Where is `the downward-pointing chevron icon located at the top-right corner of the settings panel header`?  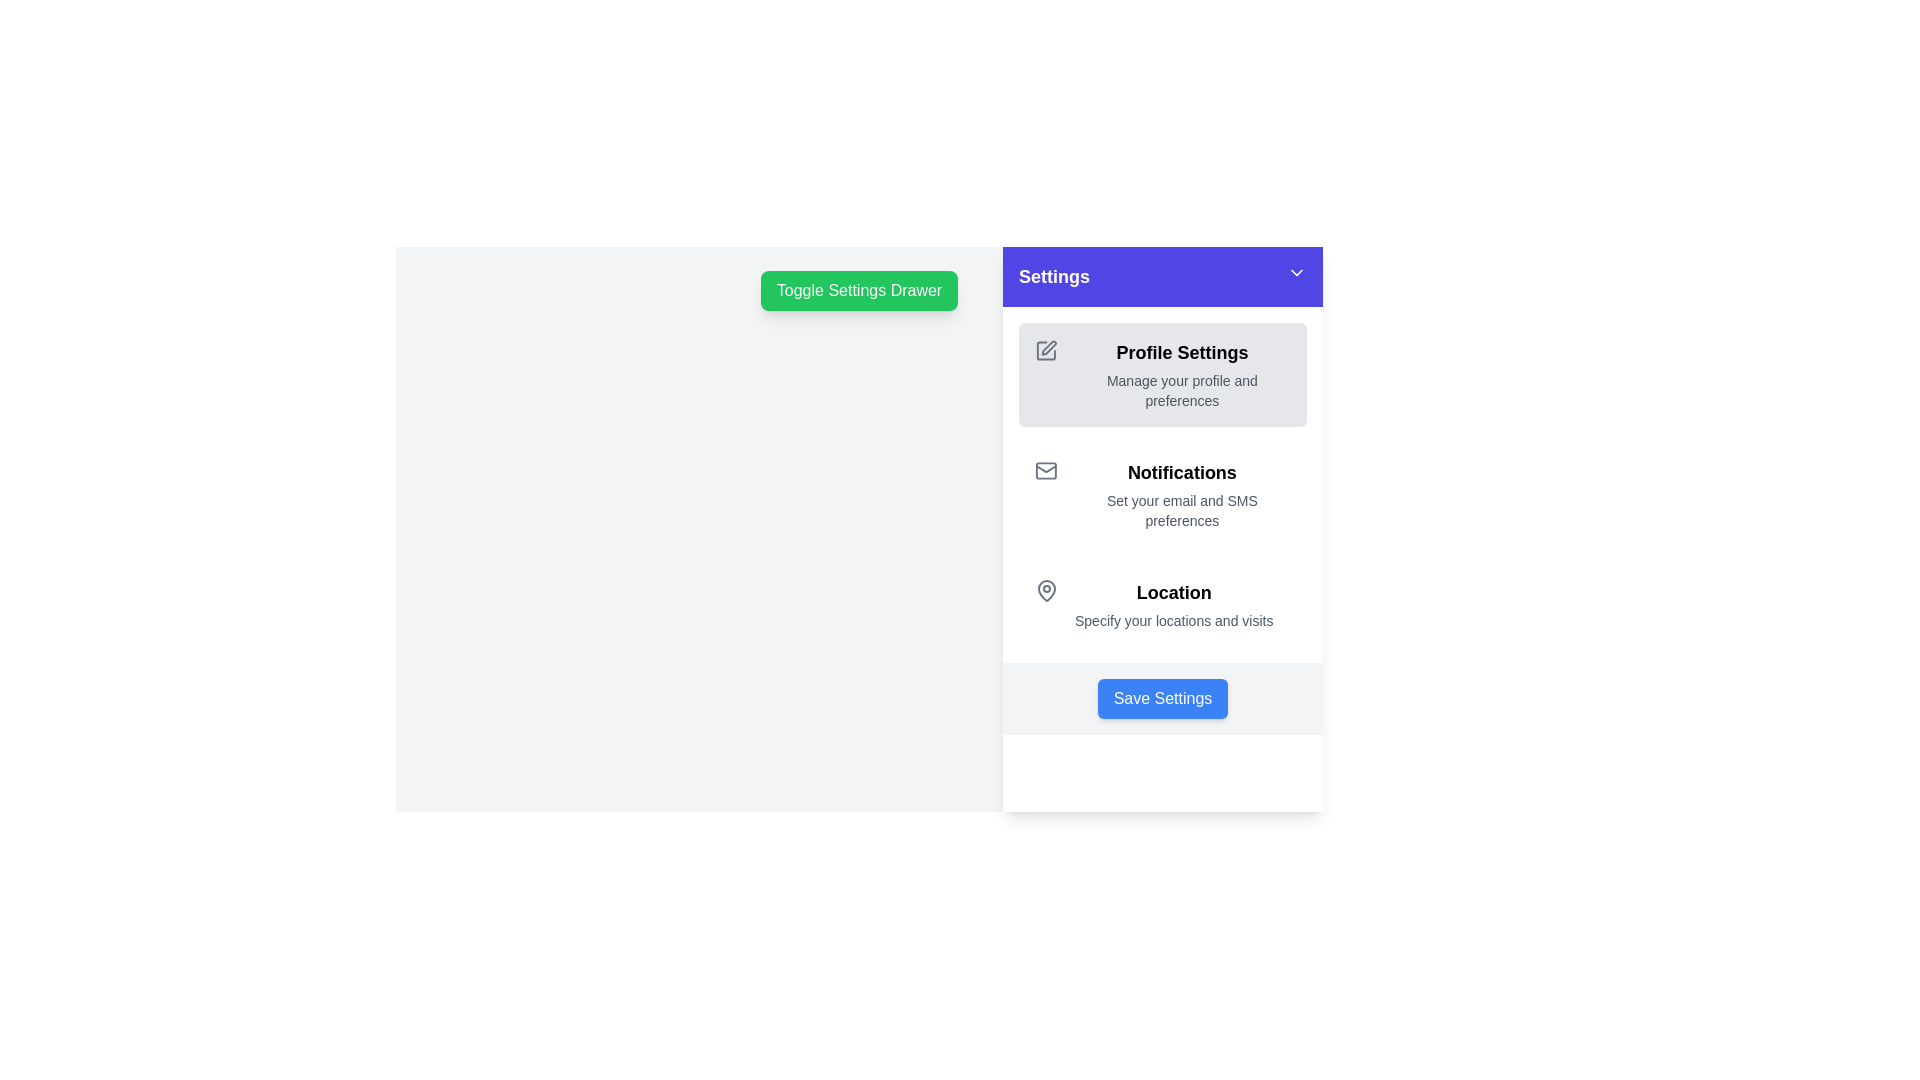
the downward-pointing chevron icon located at the top-right corner of the settings panel header is located at coordinates (1296, 273).